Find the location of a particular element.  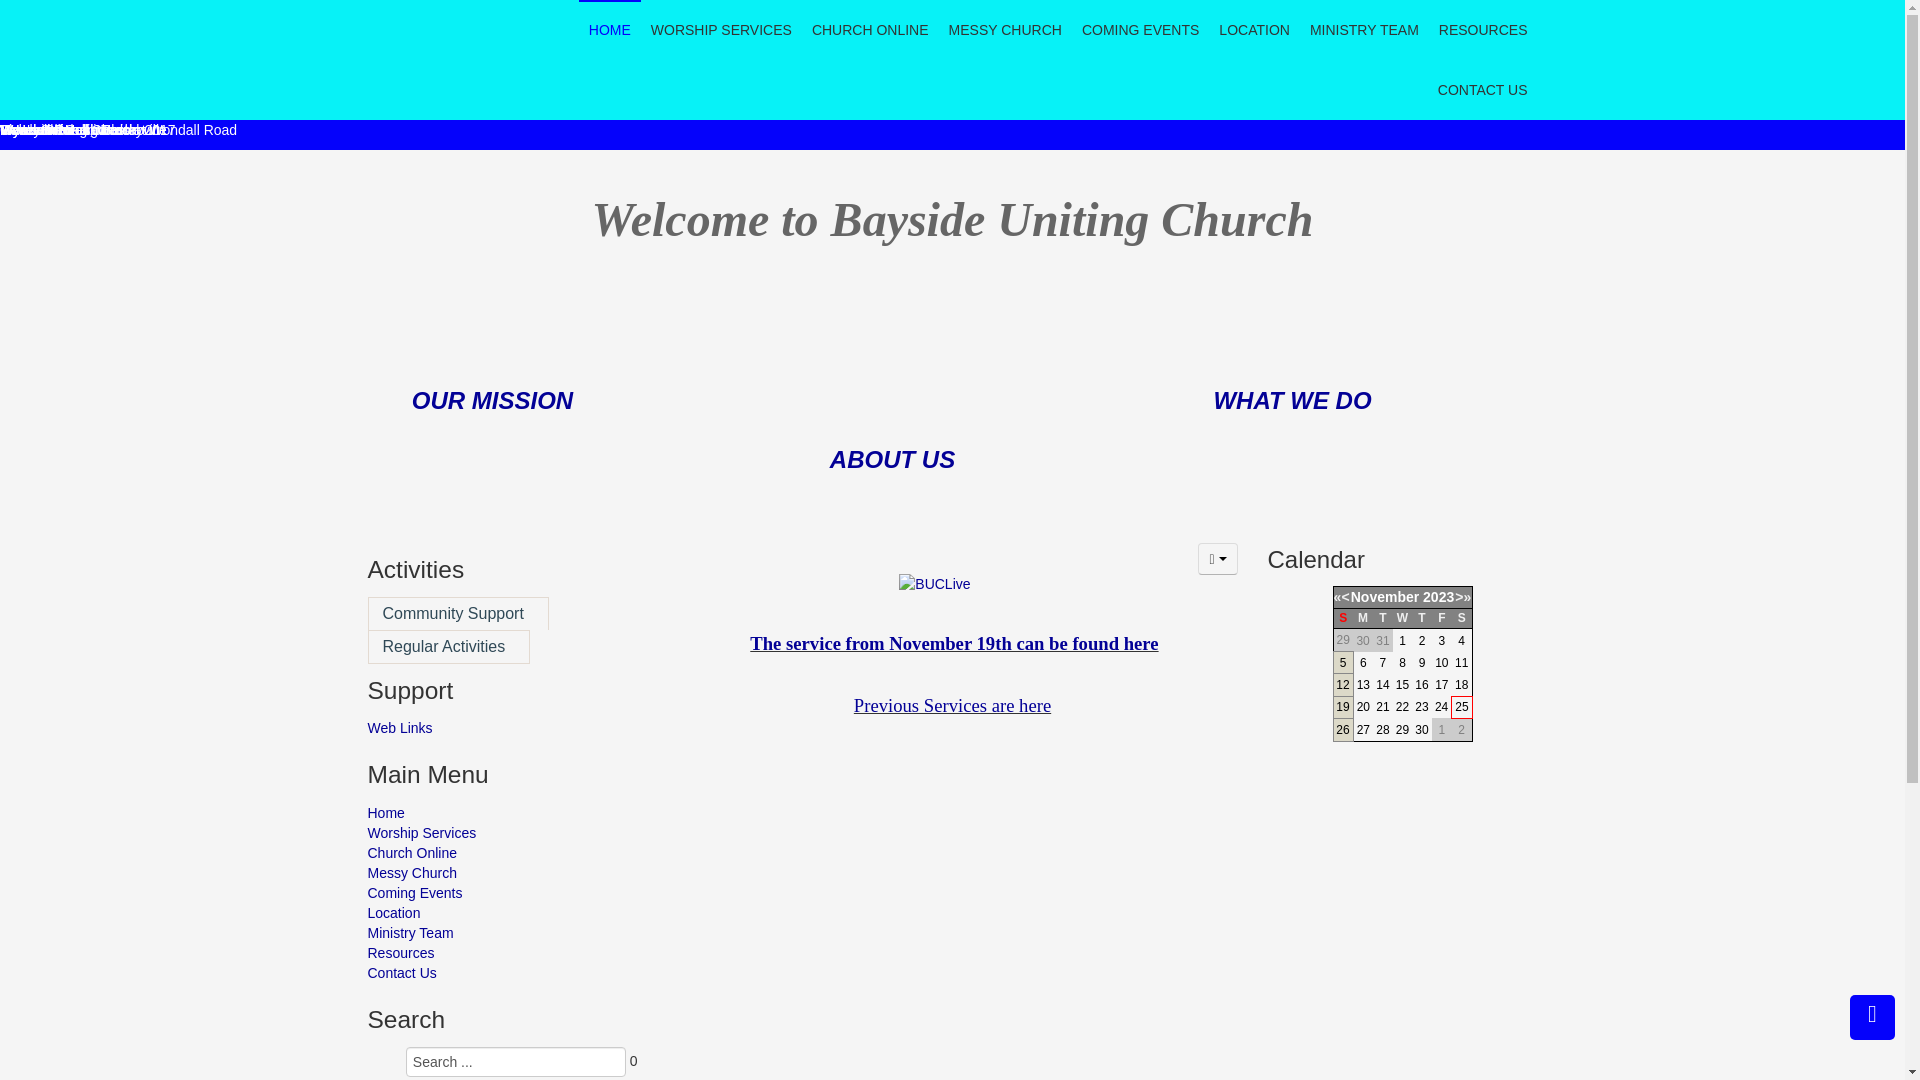

'CHURCH ONLINE' is located at coordinates (870, 30).